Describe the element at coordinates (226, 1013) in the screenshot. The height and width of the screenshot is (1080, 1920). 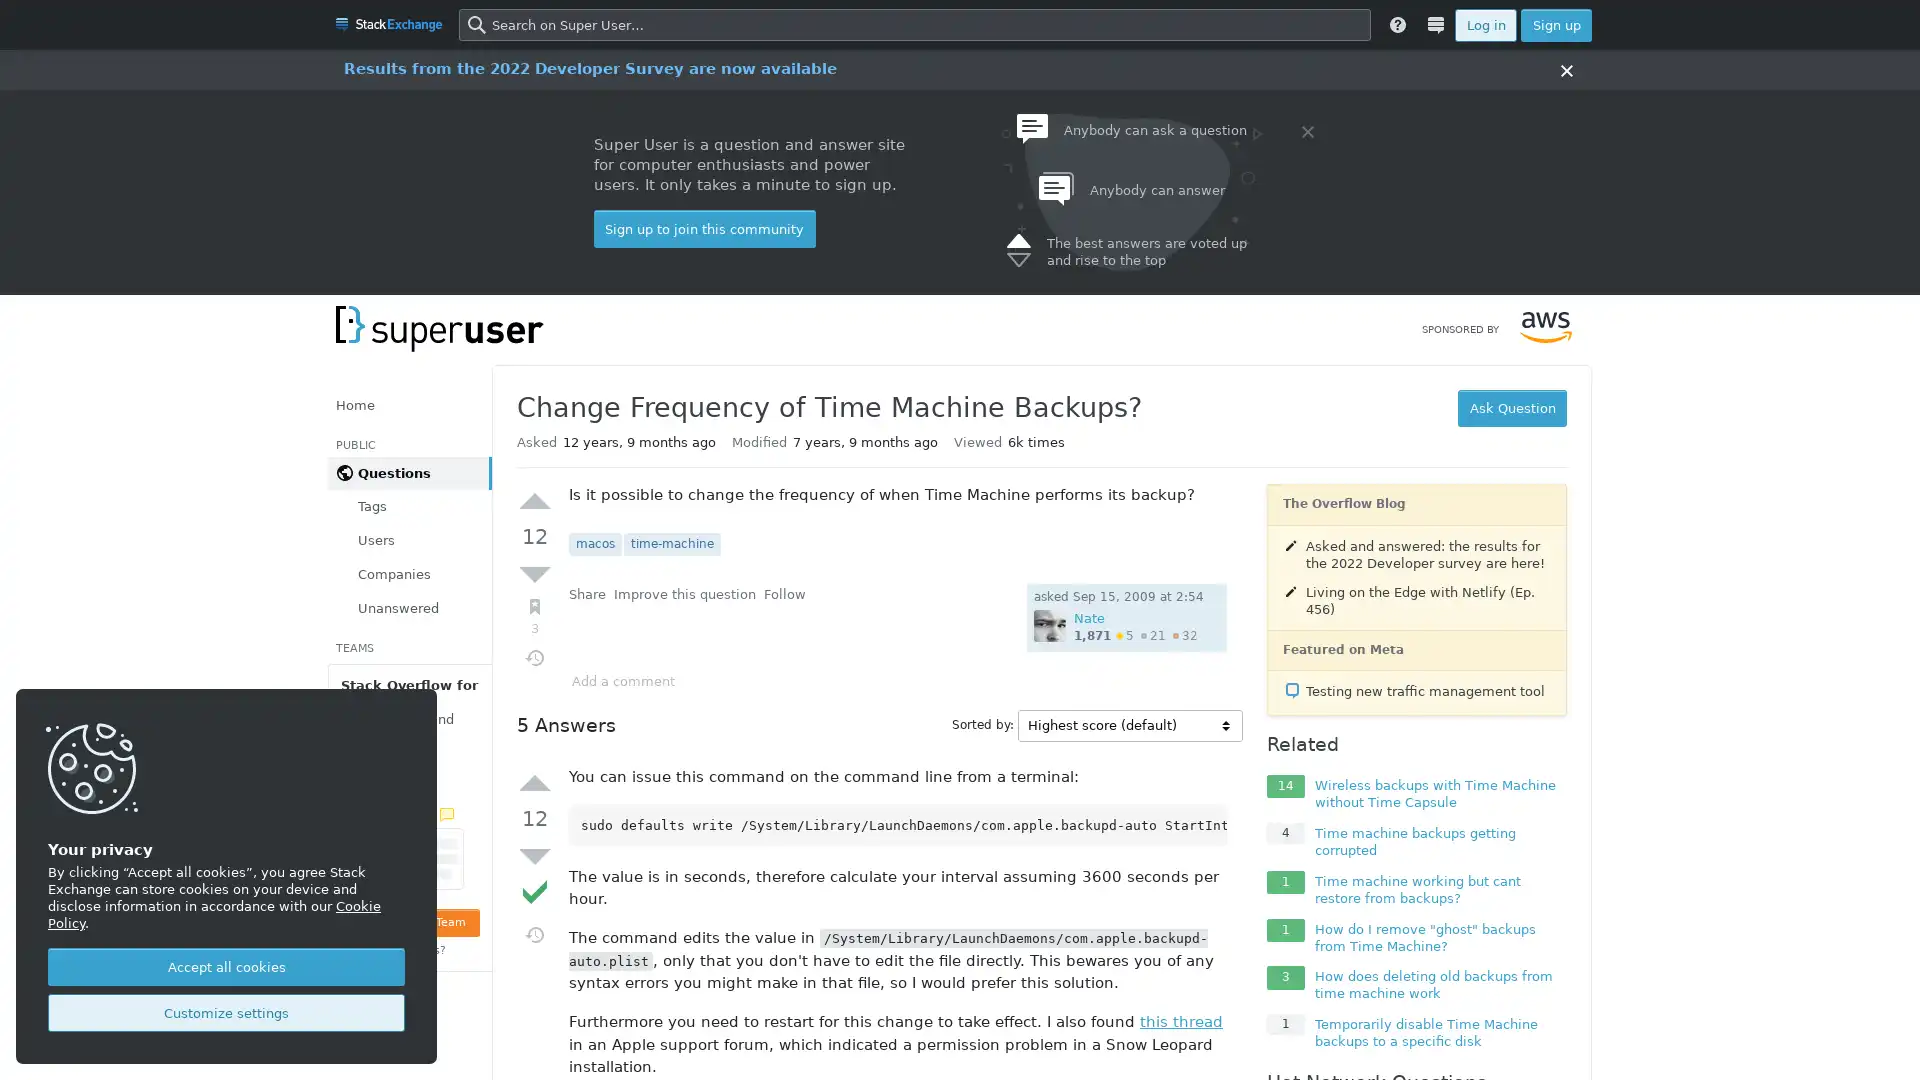
I see `Customize settings` at that location.